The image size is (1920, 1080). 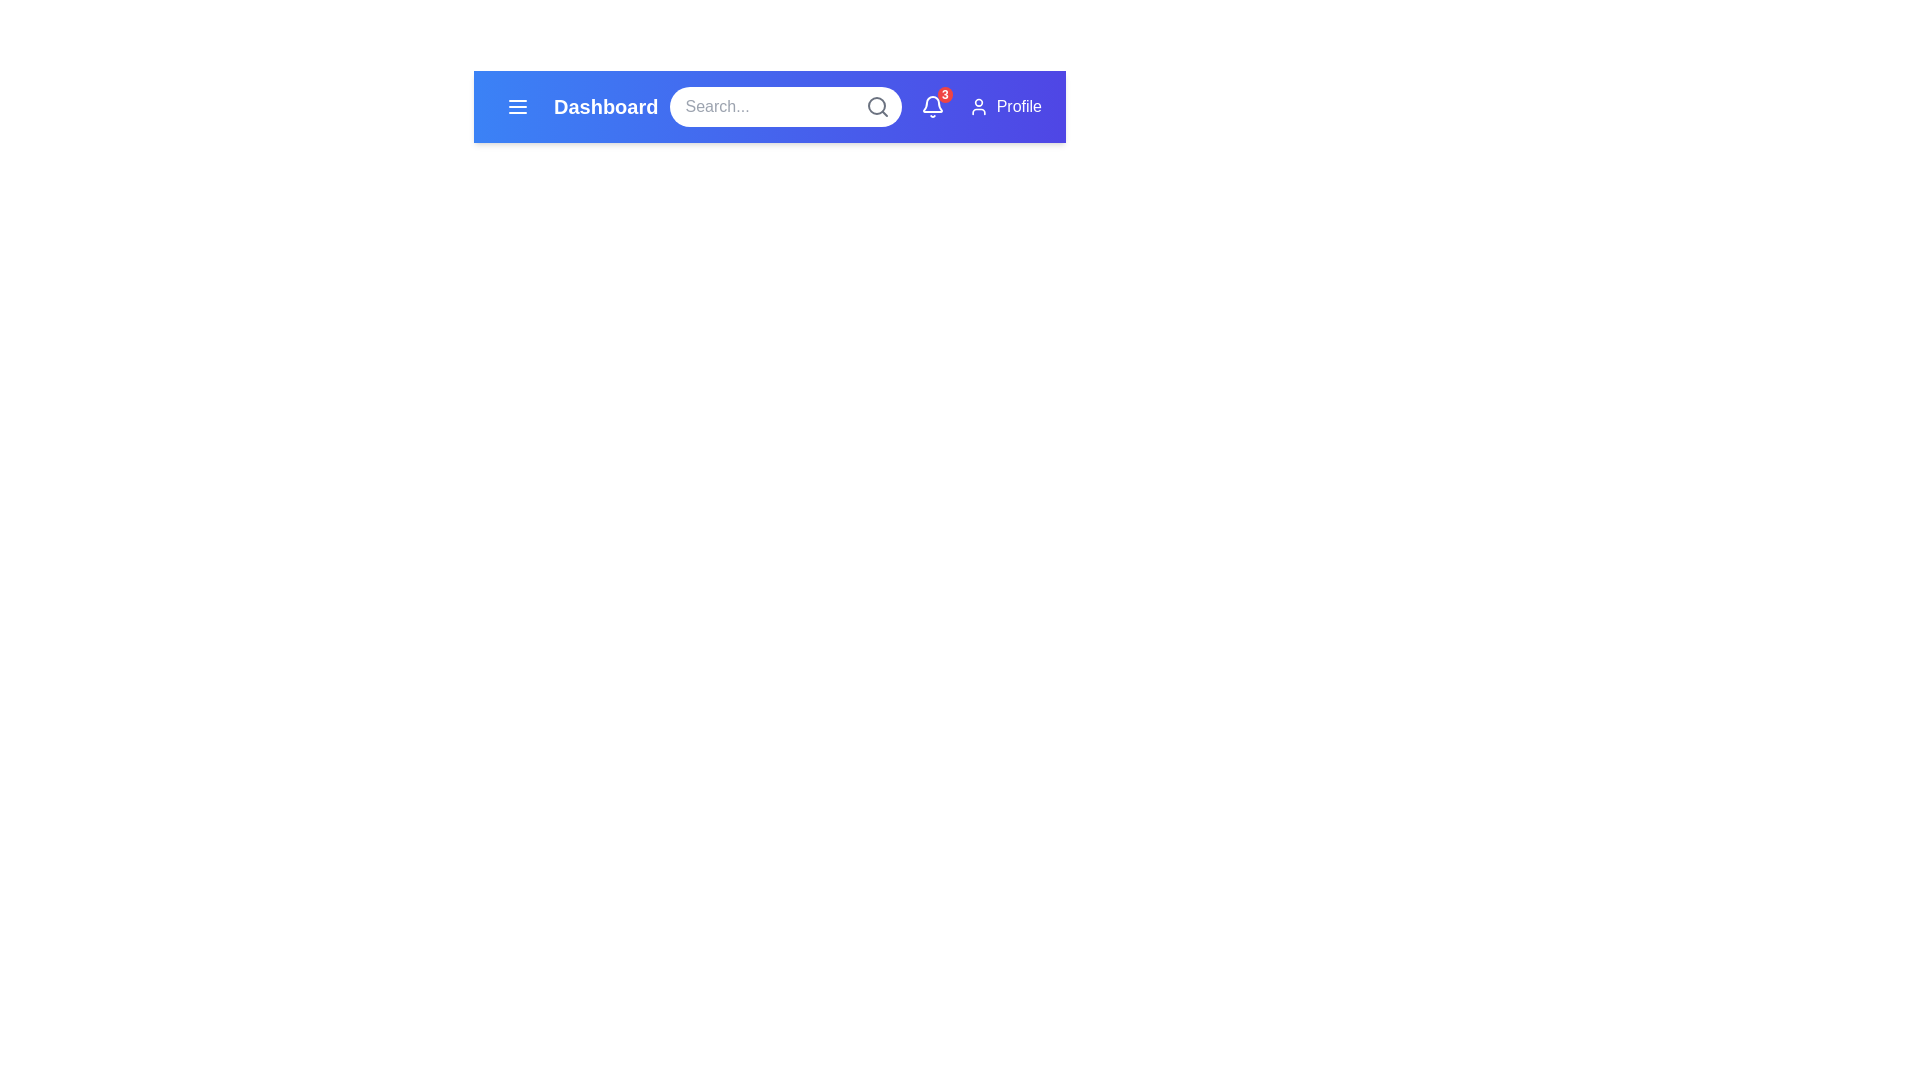 What do you see at coordinates (877, 107) in the screenshot?
I see `the search icon, which is a grey magnifying glass located at the far right end of the search bar, to initiate a search` at bounding box center [877, 107].